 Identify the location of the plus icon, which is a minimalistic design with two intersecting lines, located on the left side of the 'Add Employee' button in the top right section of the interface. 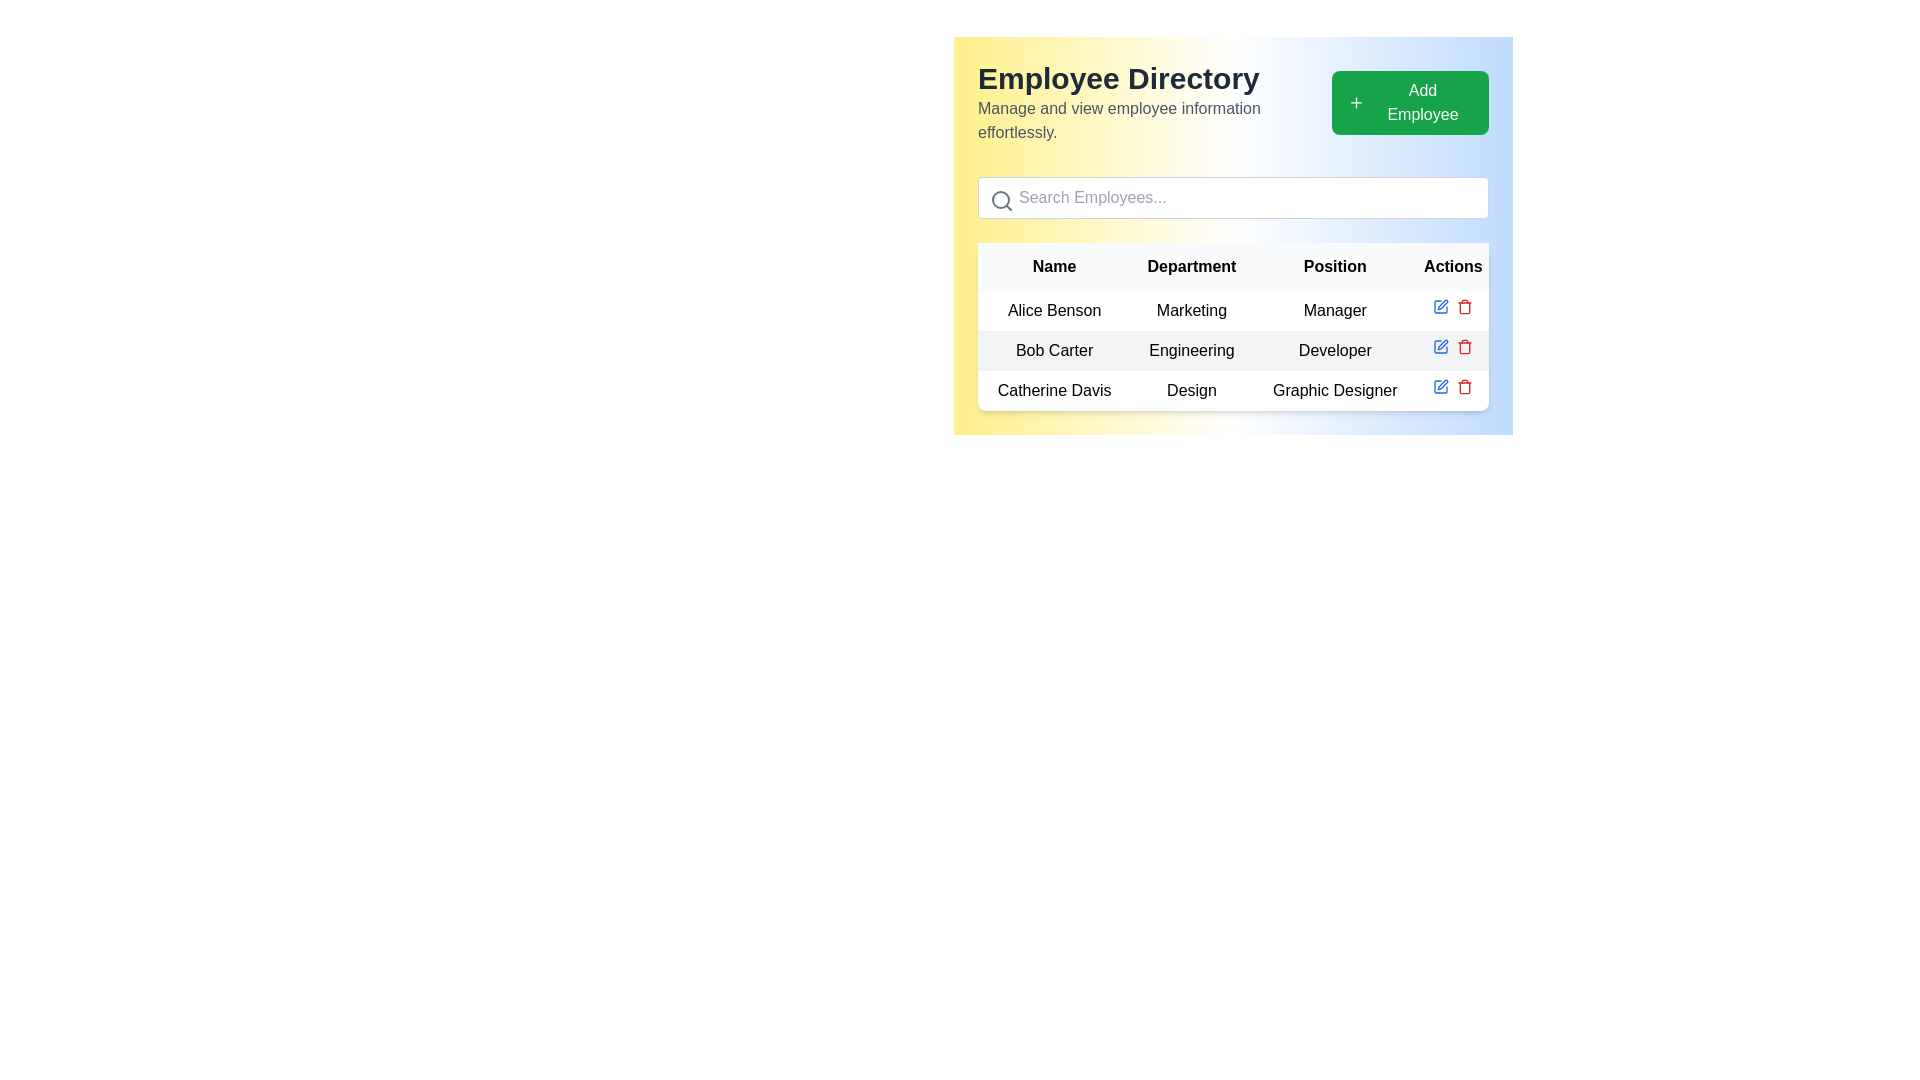
(1356, 103).